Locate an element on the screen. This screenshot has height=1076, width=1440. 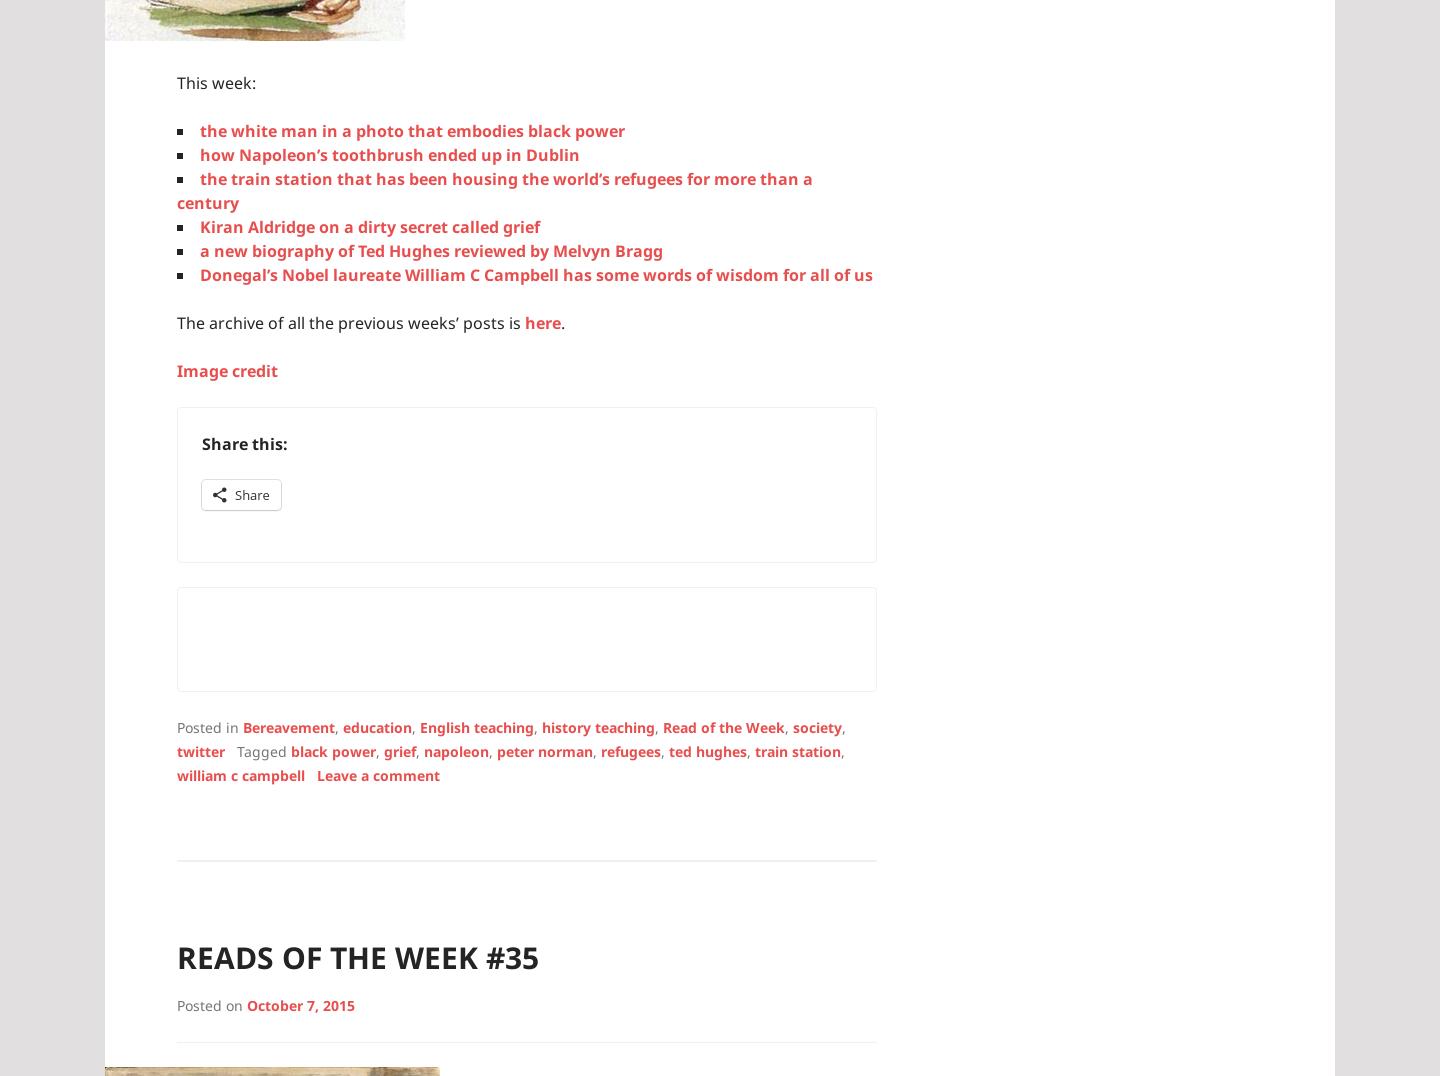
'Kiran Aldridge on a dirty secret called grief' is located at coordinates (368, 225).